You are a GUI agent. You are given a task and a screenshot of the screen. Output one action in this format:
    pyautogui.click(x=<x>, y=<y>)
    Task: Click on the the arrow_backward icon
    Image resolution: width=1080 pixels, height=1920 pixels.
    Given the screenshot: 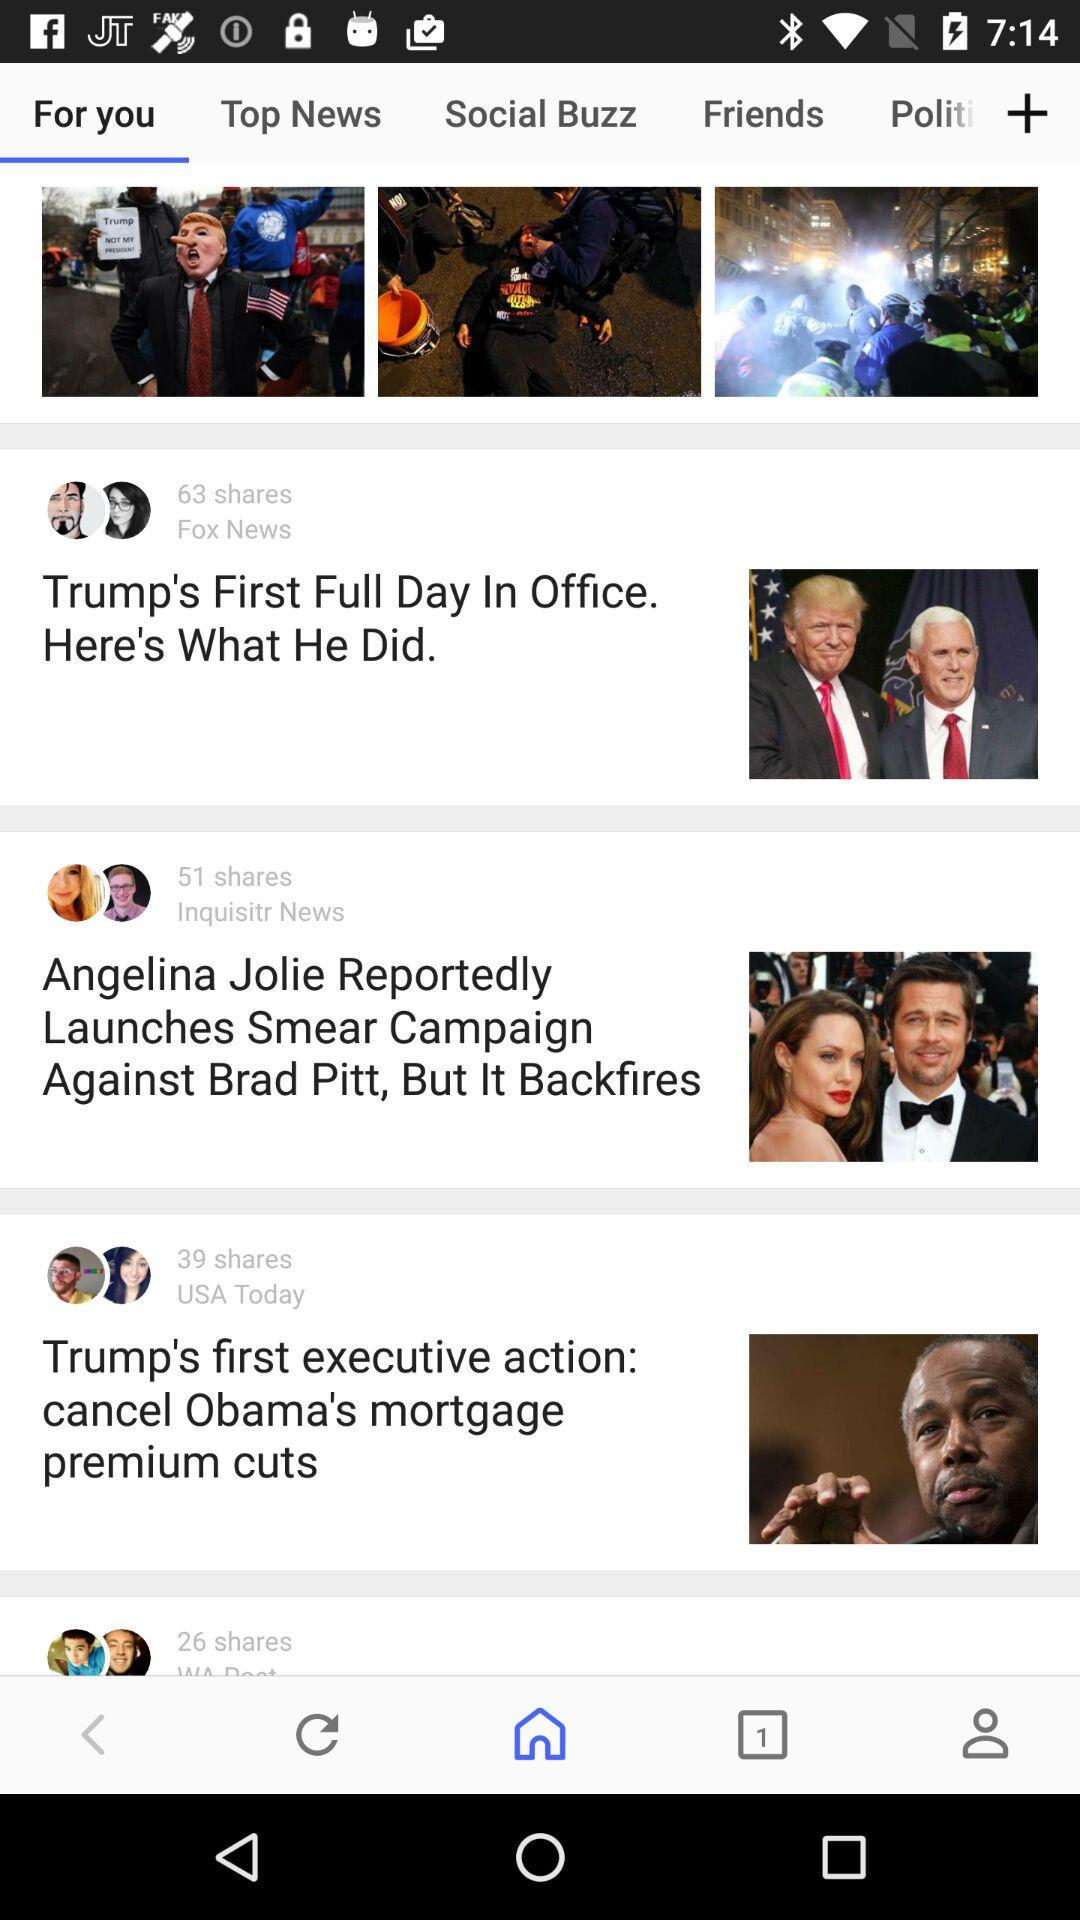 What is the action you would take?
    pyautogui.click(x=94, y=1733)
    